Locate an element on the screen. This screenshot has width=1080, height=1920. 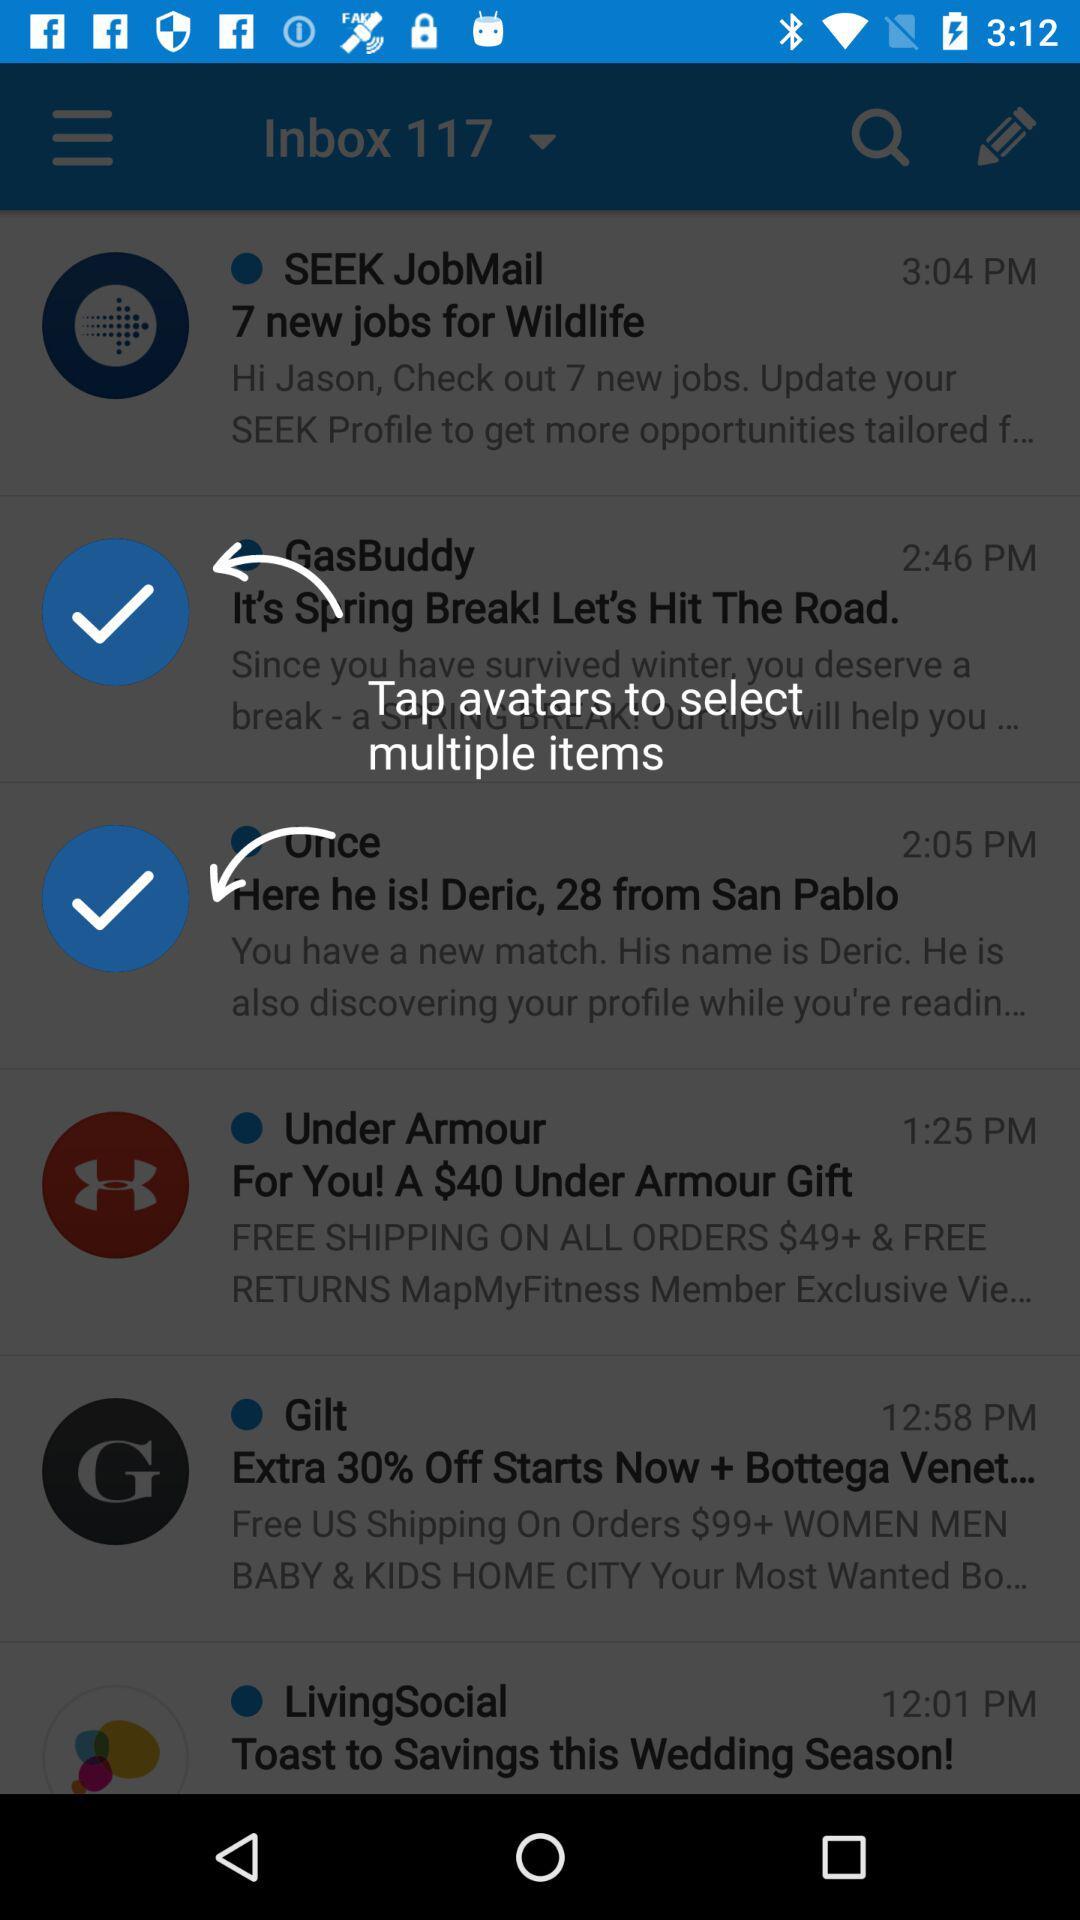
gilt information is located at coordinates (115, 1471).